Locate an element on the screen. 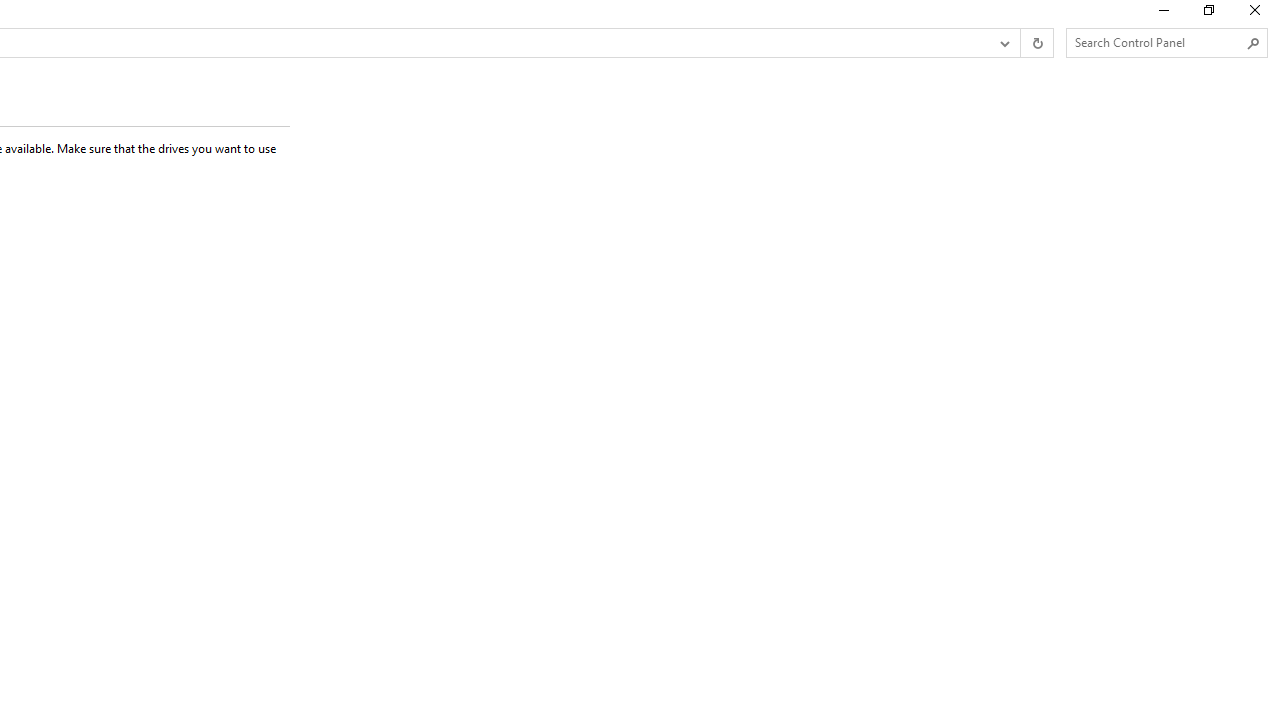 The image size is (1280, 720). 'Search' is located at coordinates (1252, 43).